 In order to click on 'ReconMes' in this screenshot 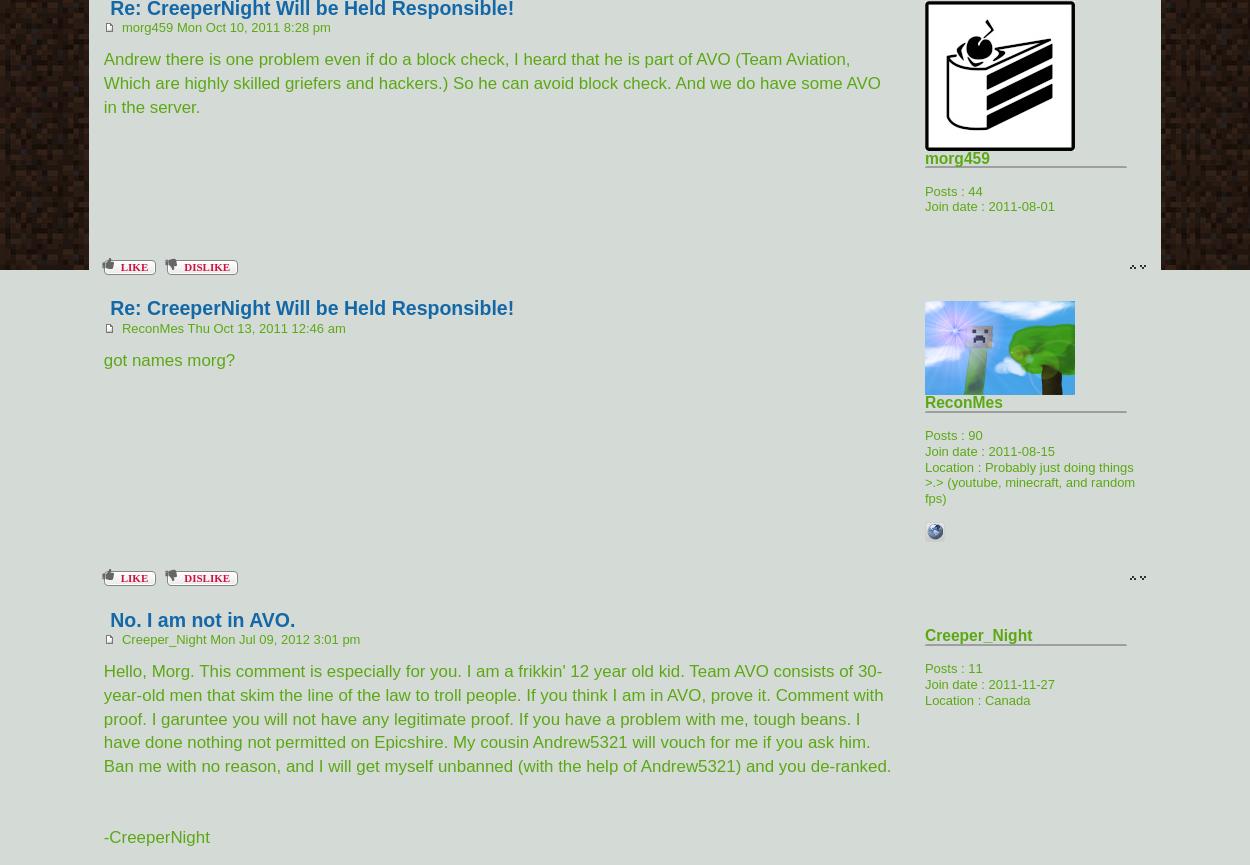, I will do `click(924, 402)`.